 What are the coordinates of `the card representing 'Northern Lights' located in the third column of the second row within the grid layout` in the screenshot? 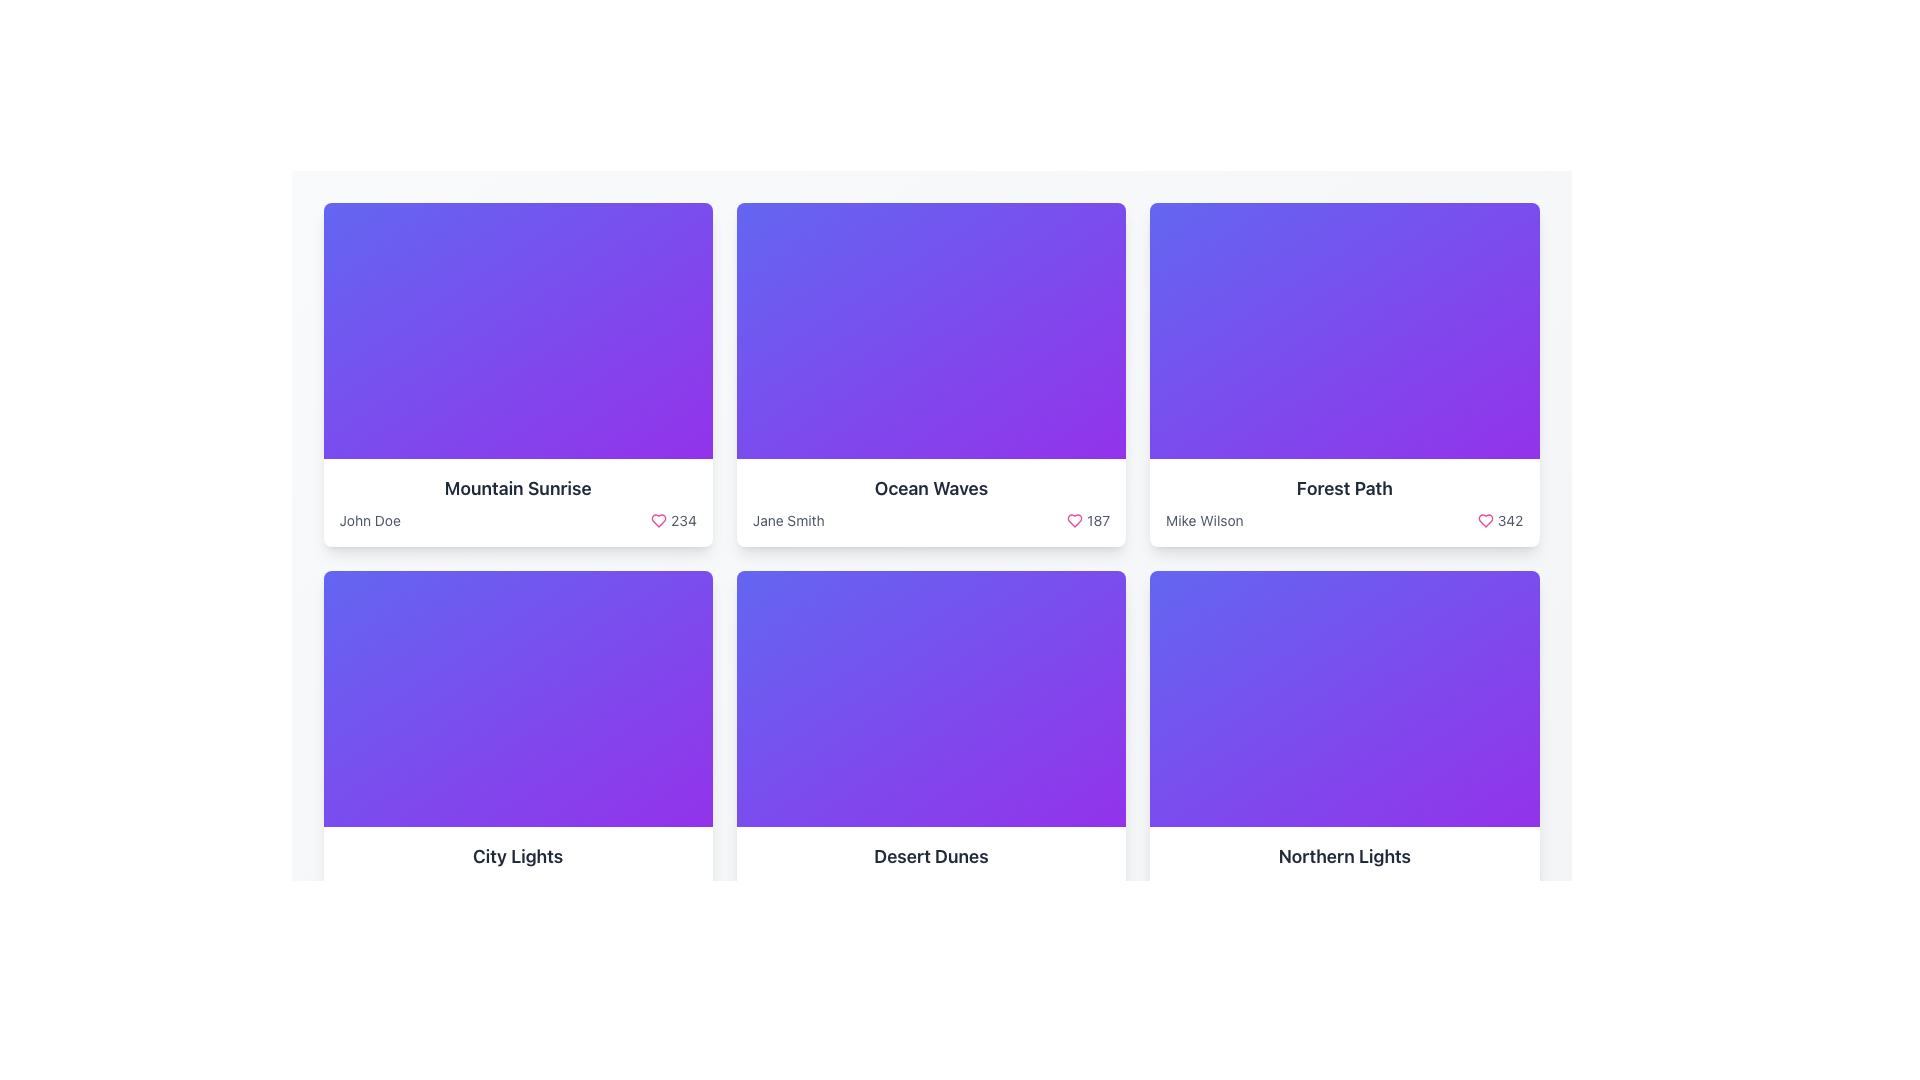 It's located at (1344, 743).